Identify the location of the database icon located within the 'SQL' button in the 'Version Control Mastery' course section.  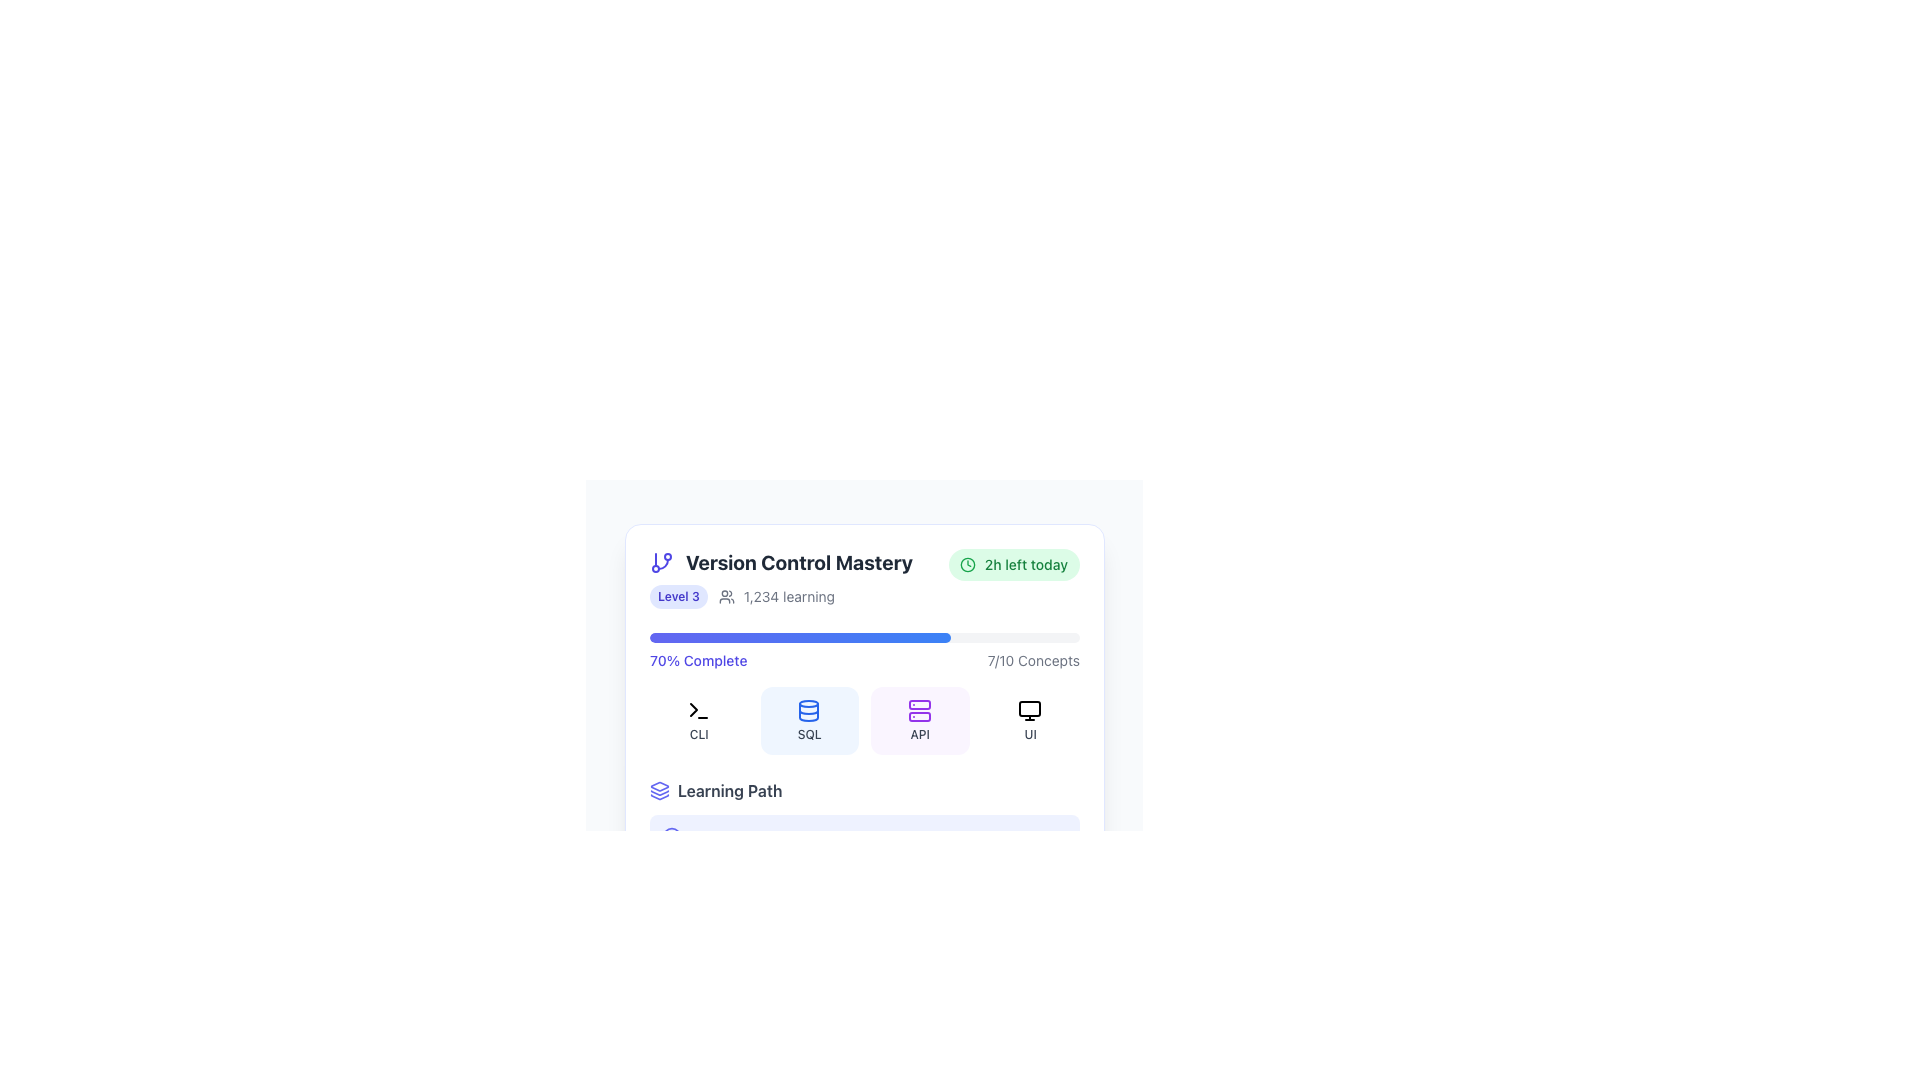
(809, 709).